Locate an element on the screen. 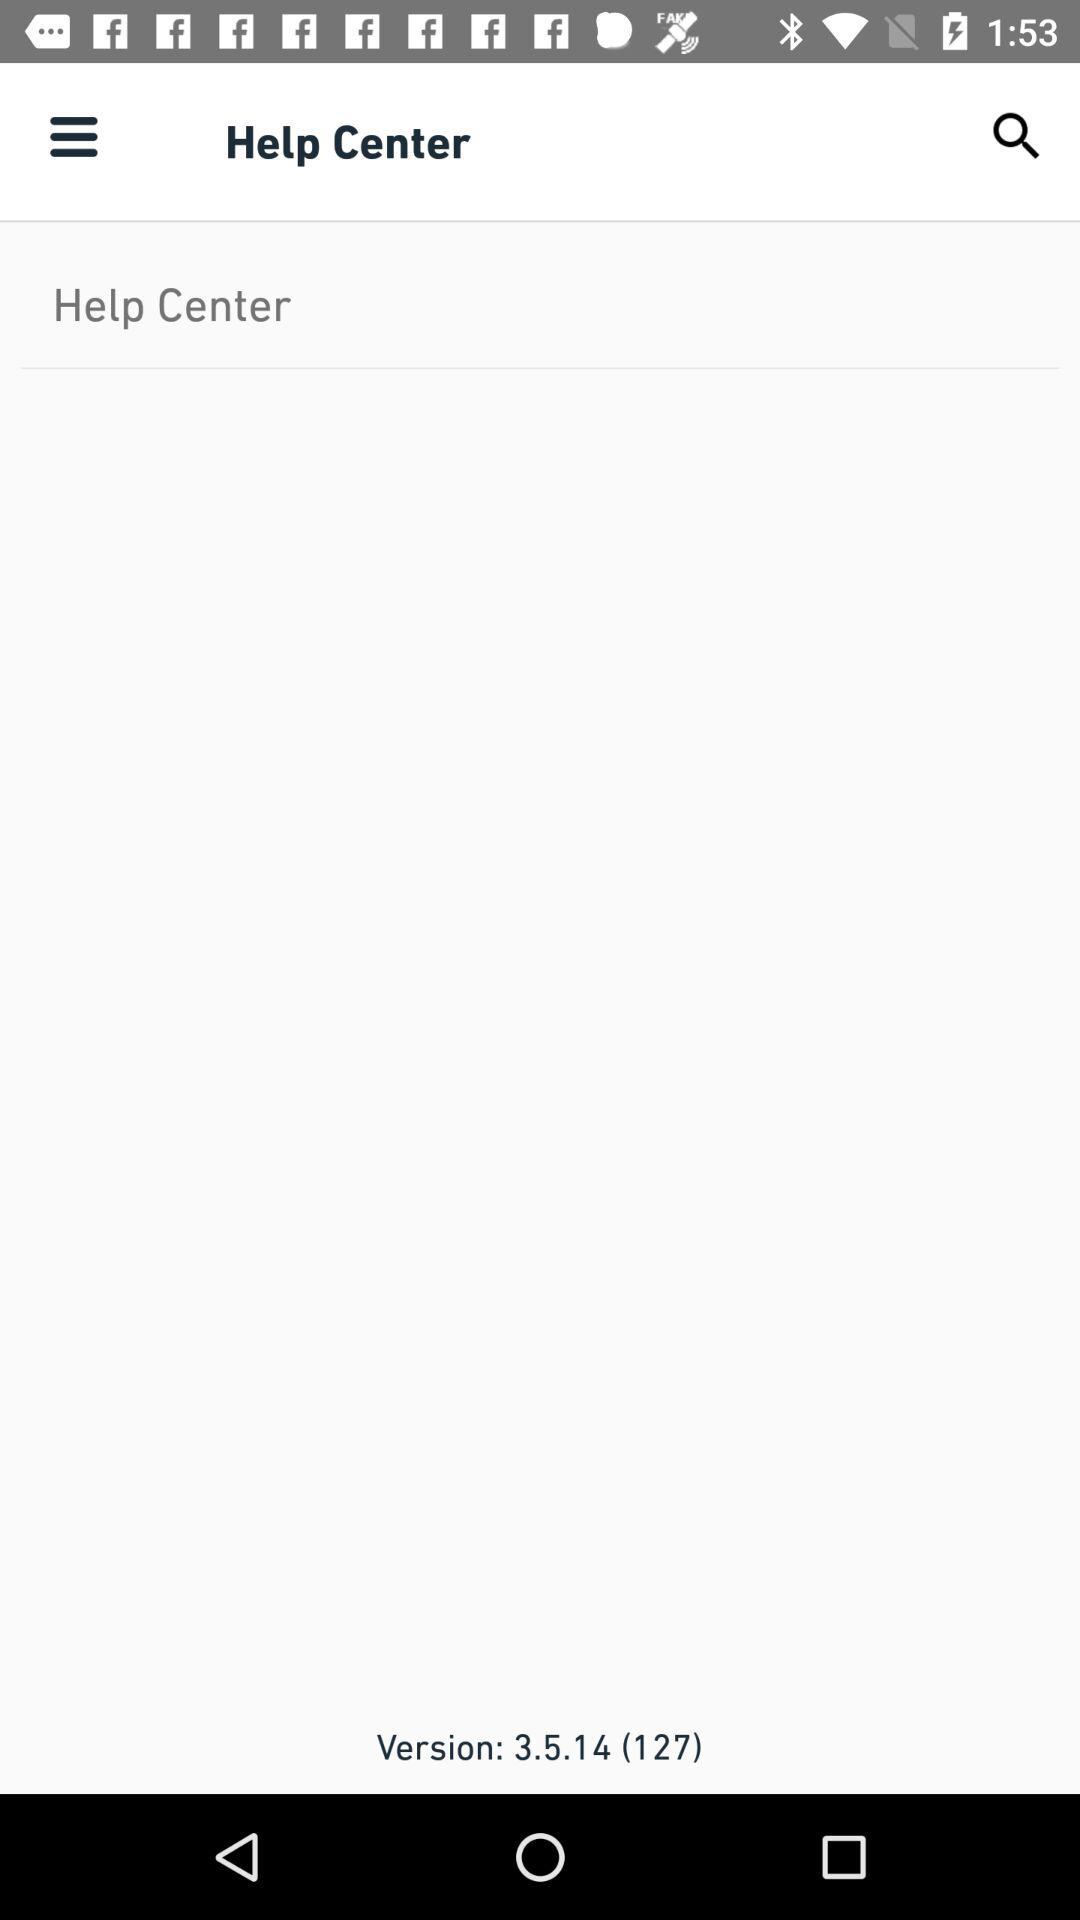 The height and width of the screenshot is (1920, 1080). item next to help center icon is located at coordinates (72, 135).